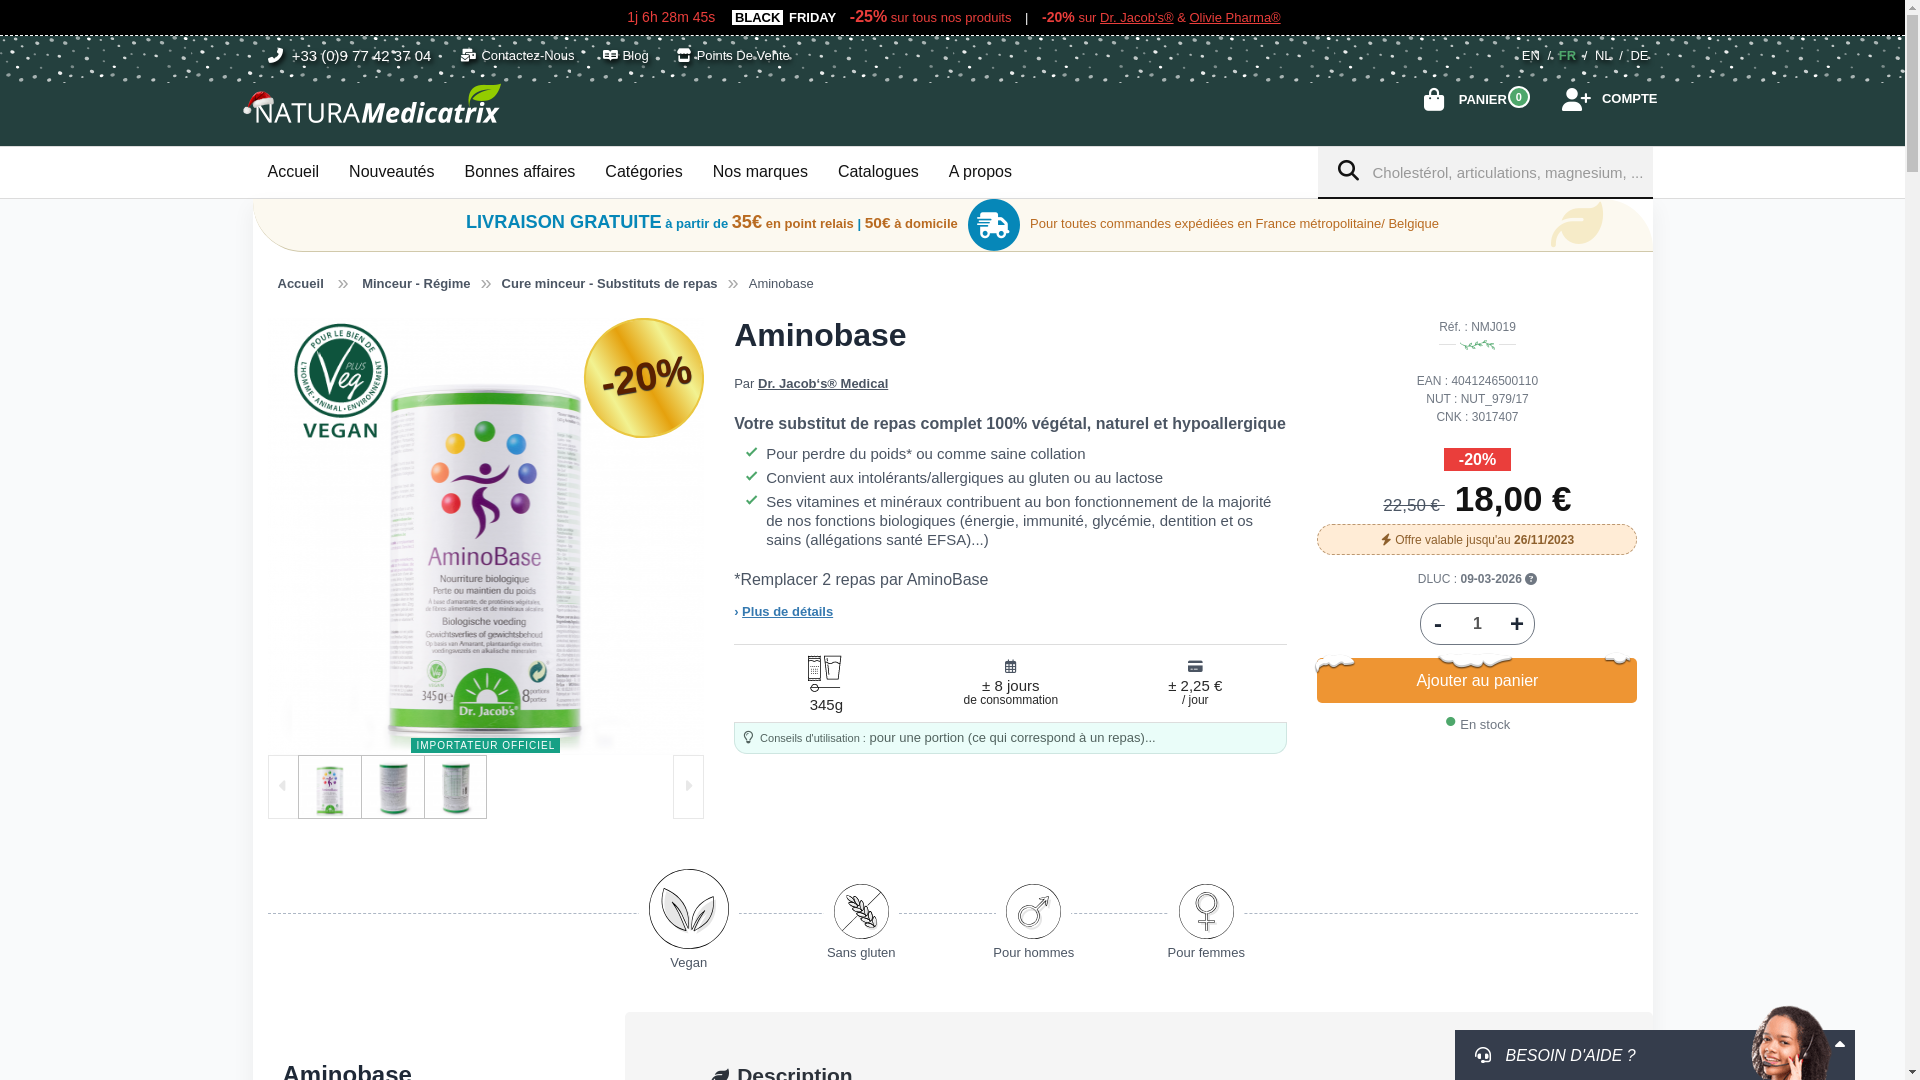  Describe the element at coordinates (608, 283) in the screenshot. I see `'Cure minceur - Substituts de repas'` at that location.